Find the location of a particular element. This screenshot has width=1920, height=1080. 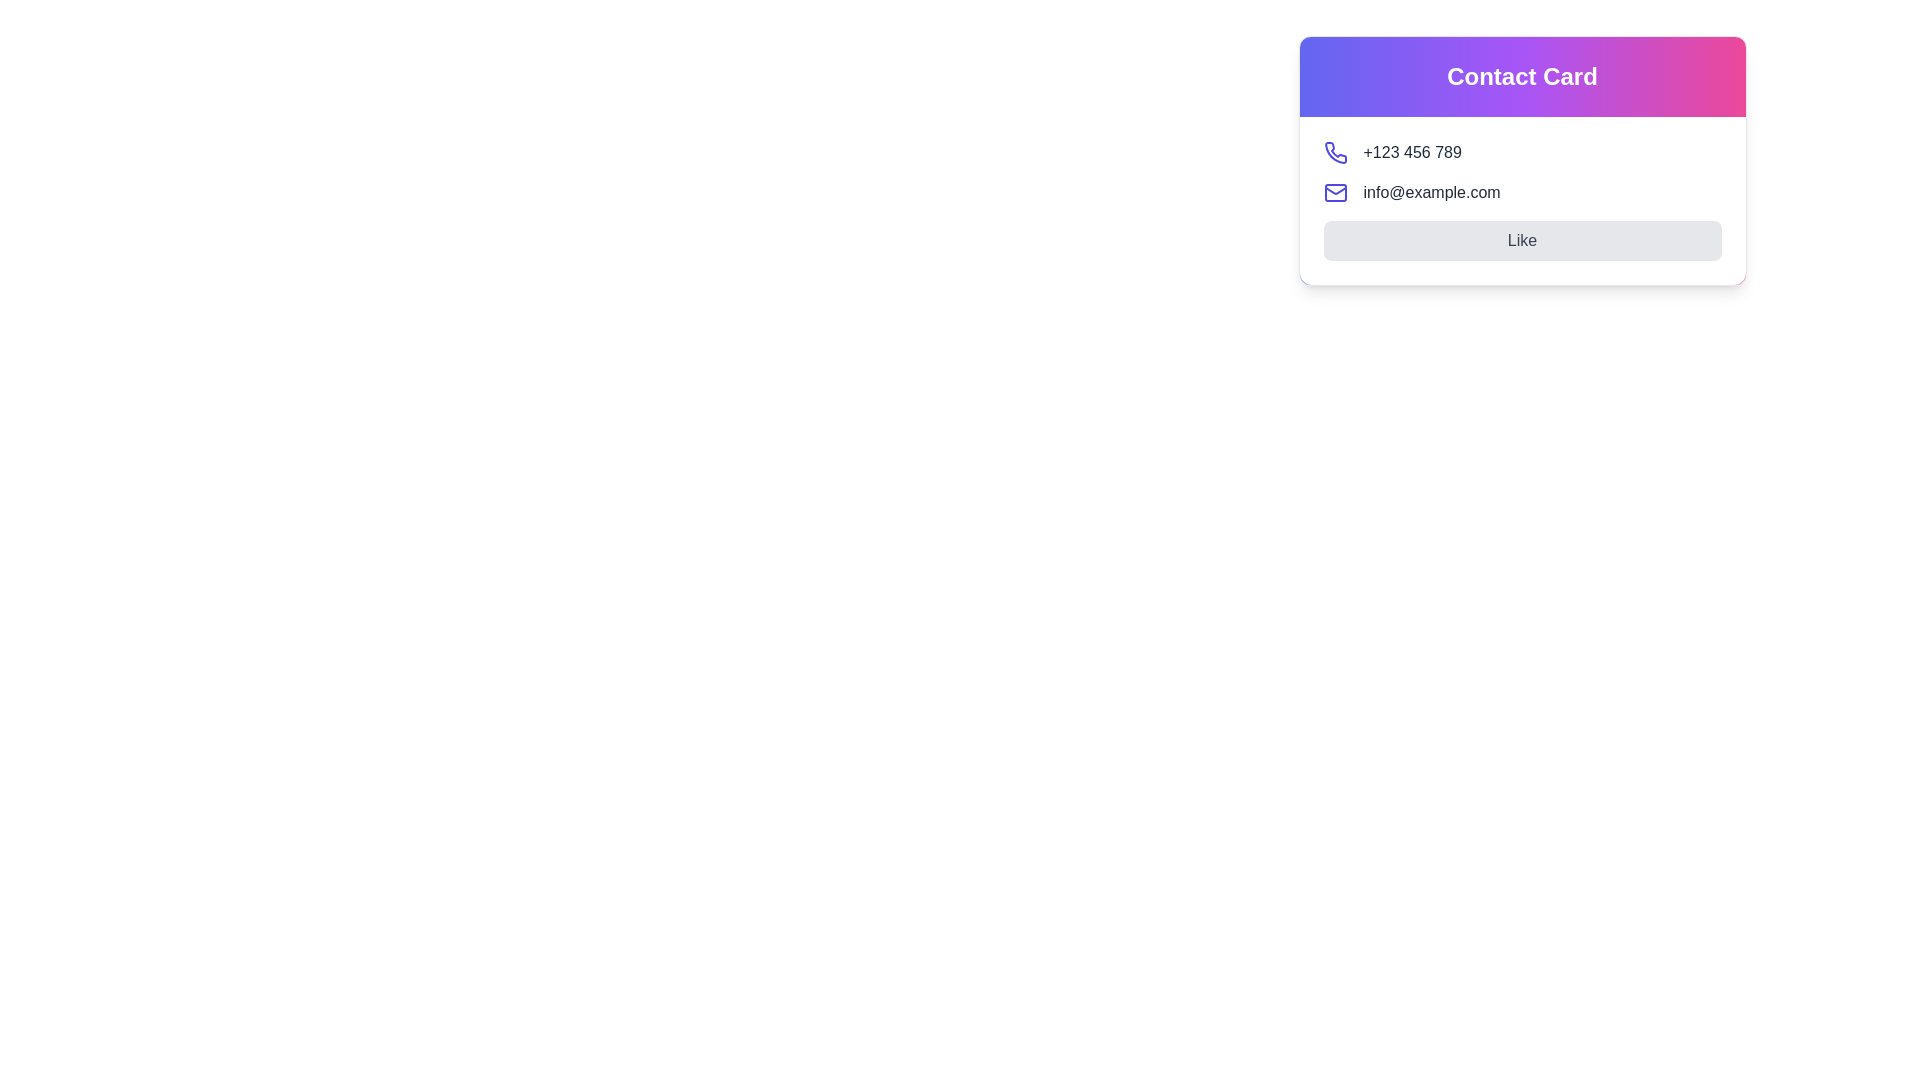

the 'Contact Card' text label, which is a bold title displayed at the top of a card layout with a gradient background from blue to pink is located at coordinates (1521, 76).